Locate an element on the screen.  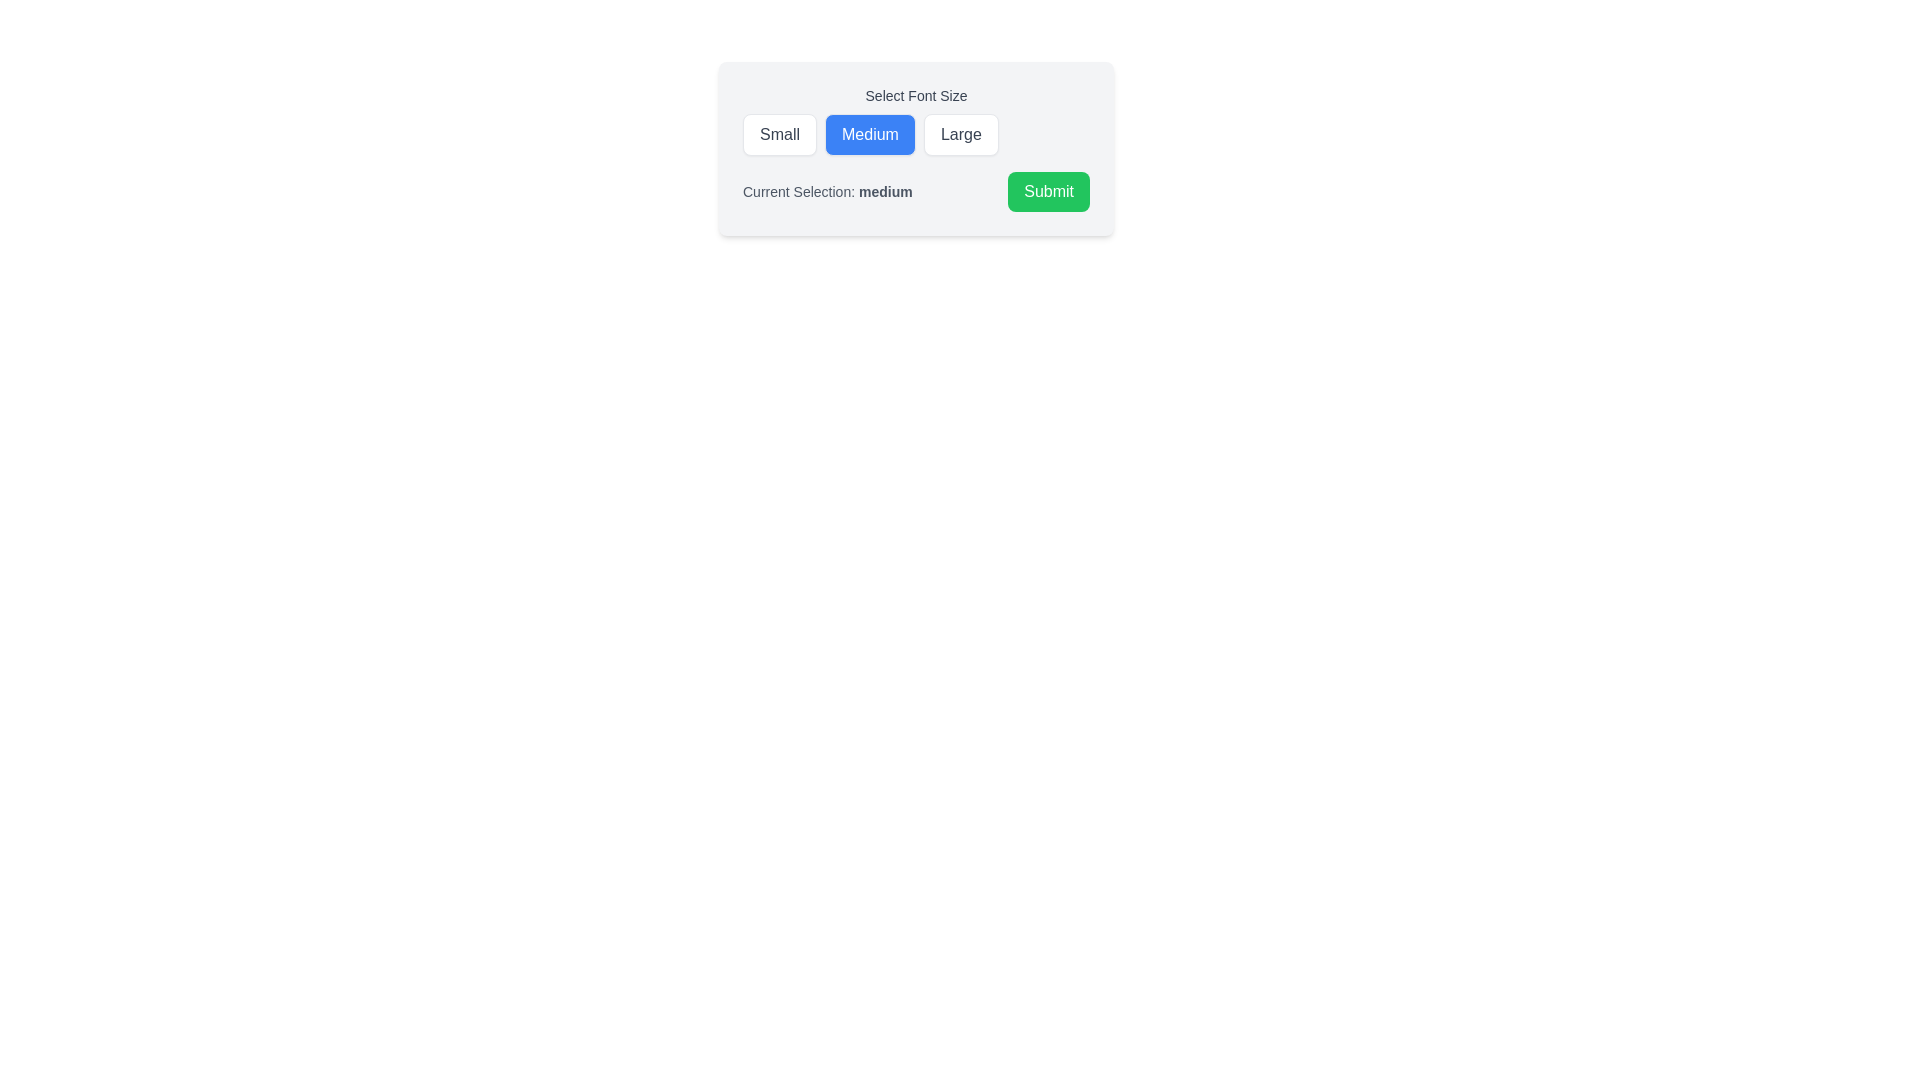
the static text label that displays the user's current font size selection, located below the font size options and adjacent to the green 'Submit' button is located at coordinates (827, 192).